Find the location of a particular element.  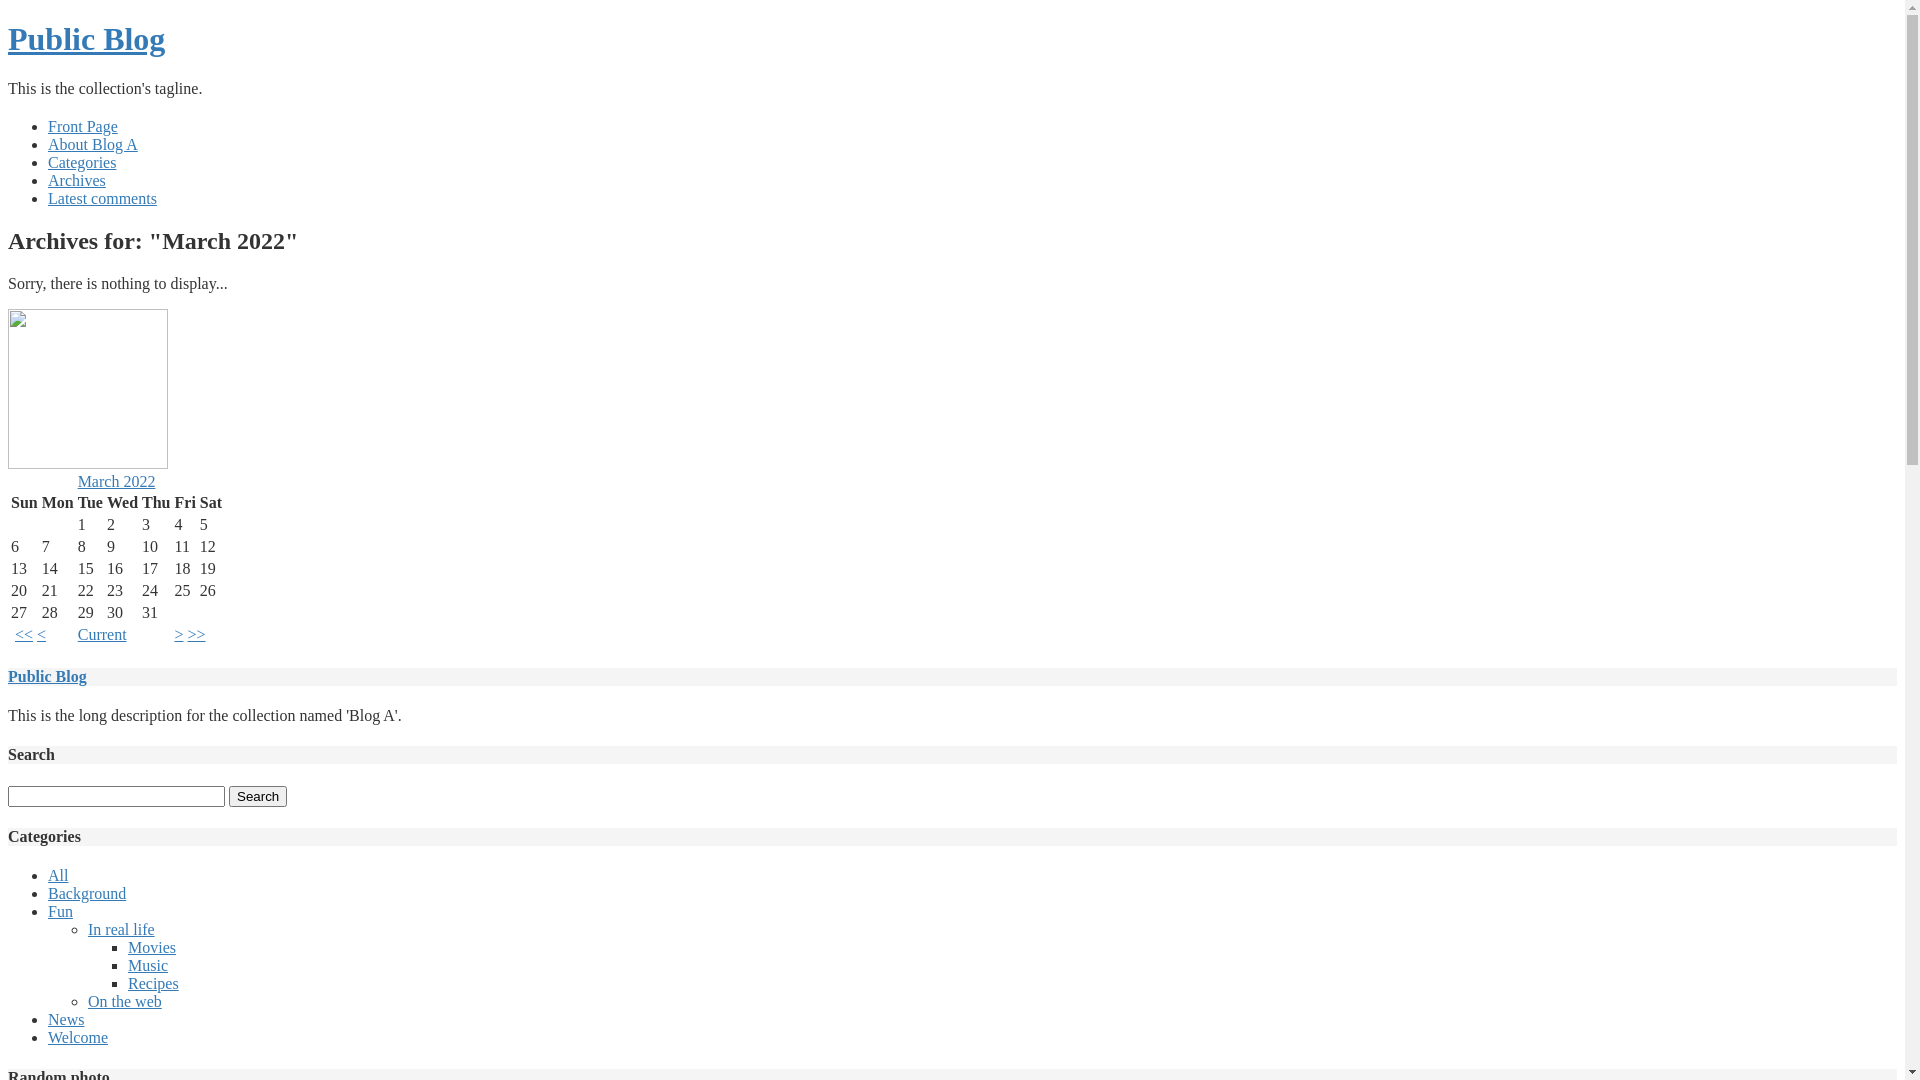

'Movies' is located at coordinates (127, 946).